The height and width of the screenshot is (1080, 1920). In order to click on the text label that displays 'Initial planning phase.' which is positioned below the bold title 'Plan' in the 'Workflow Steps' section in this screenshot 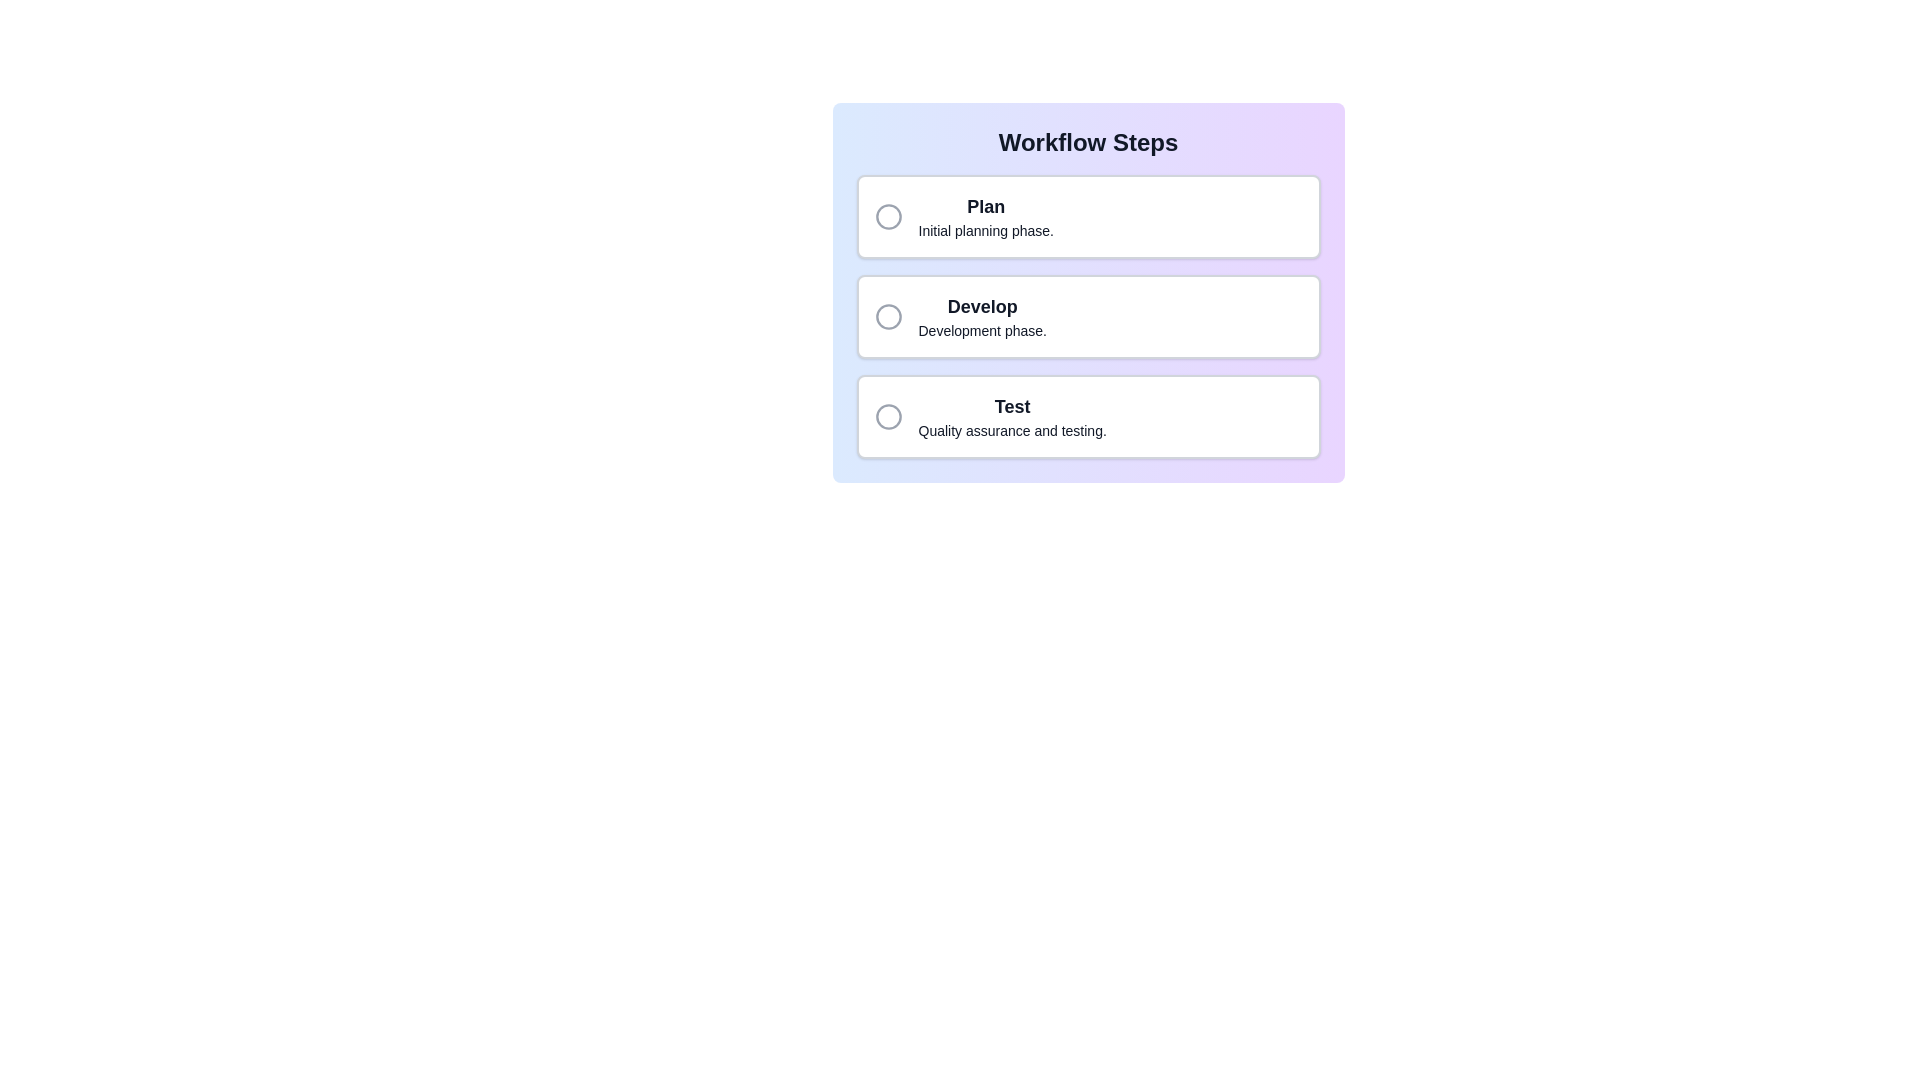, I will do `click(986, 230)`.